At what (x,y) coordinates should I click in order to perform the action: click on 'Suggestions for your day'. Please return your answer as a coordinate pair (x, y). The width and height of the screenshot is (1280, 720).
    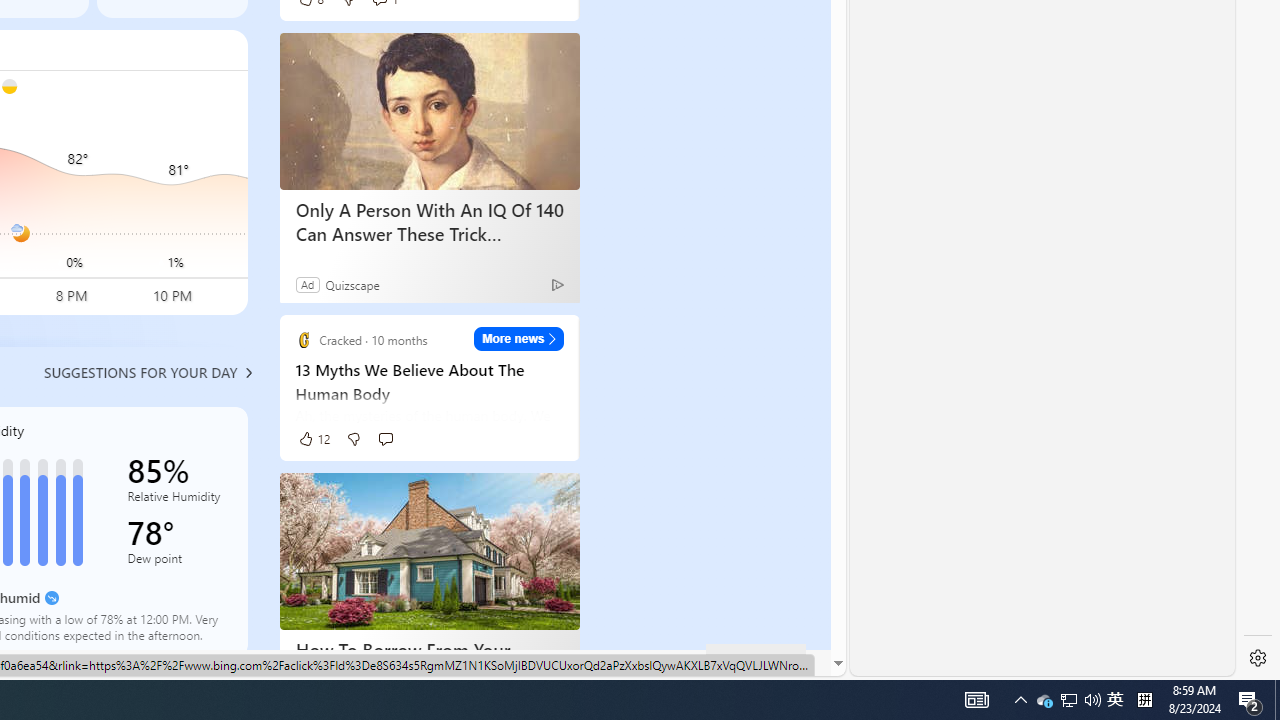
    Looking at the image, I should click on (139, 372).